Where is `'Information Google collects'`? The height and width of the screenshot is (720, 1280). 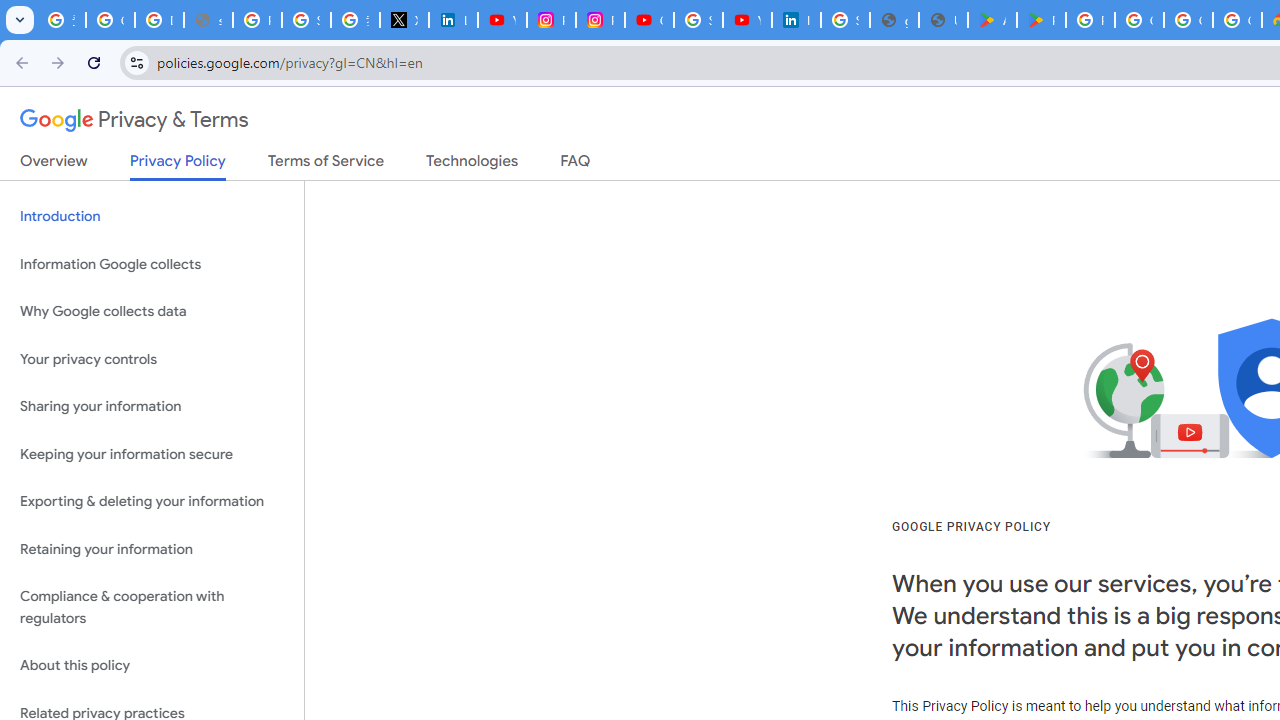 'Information Google collects' is located at coordinates (151, 263).